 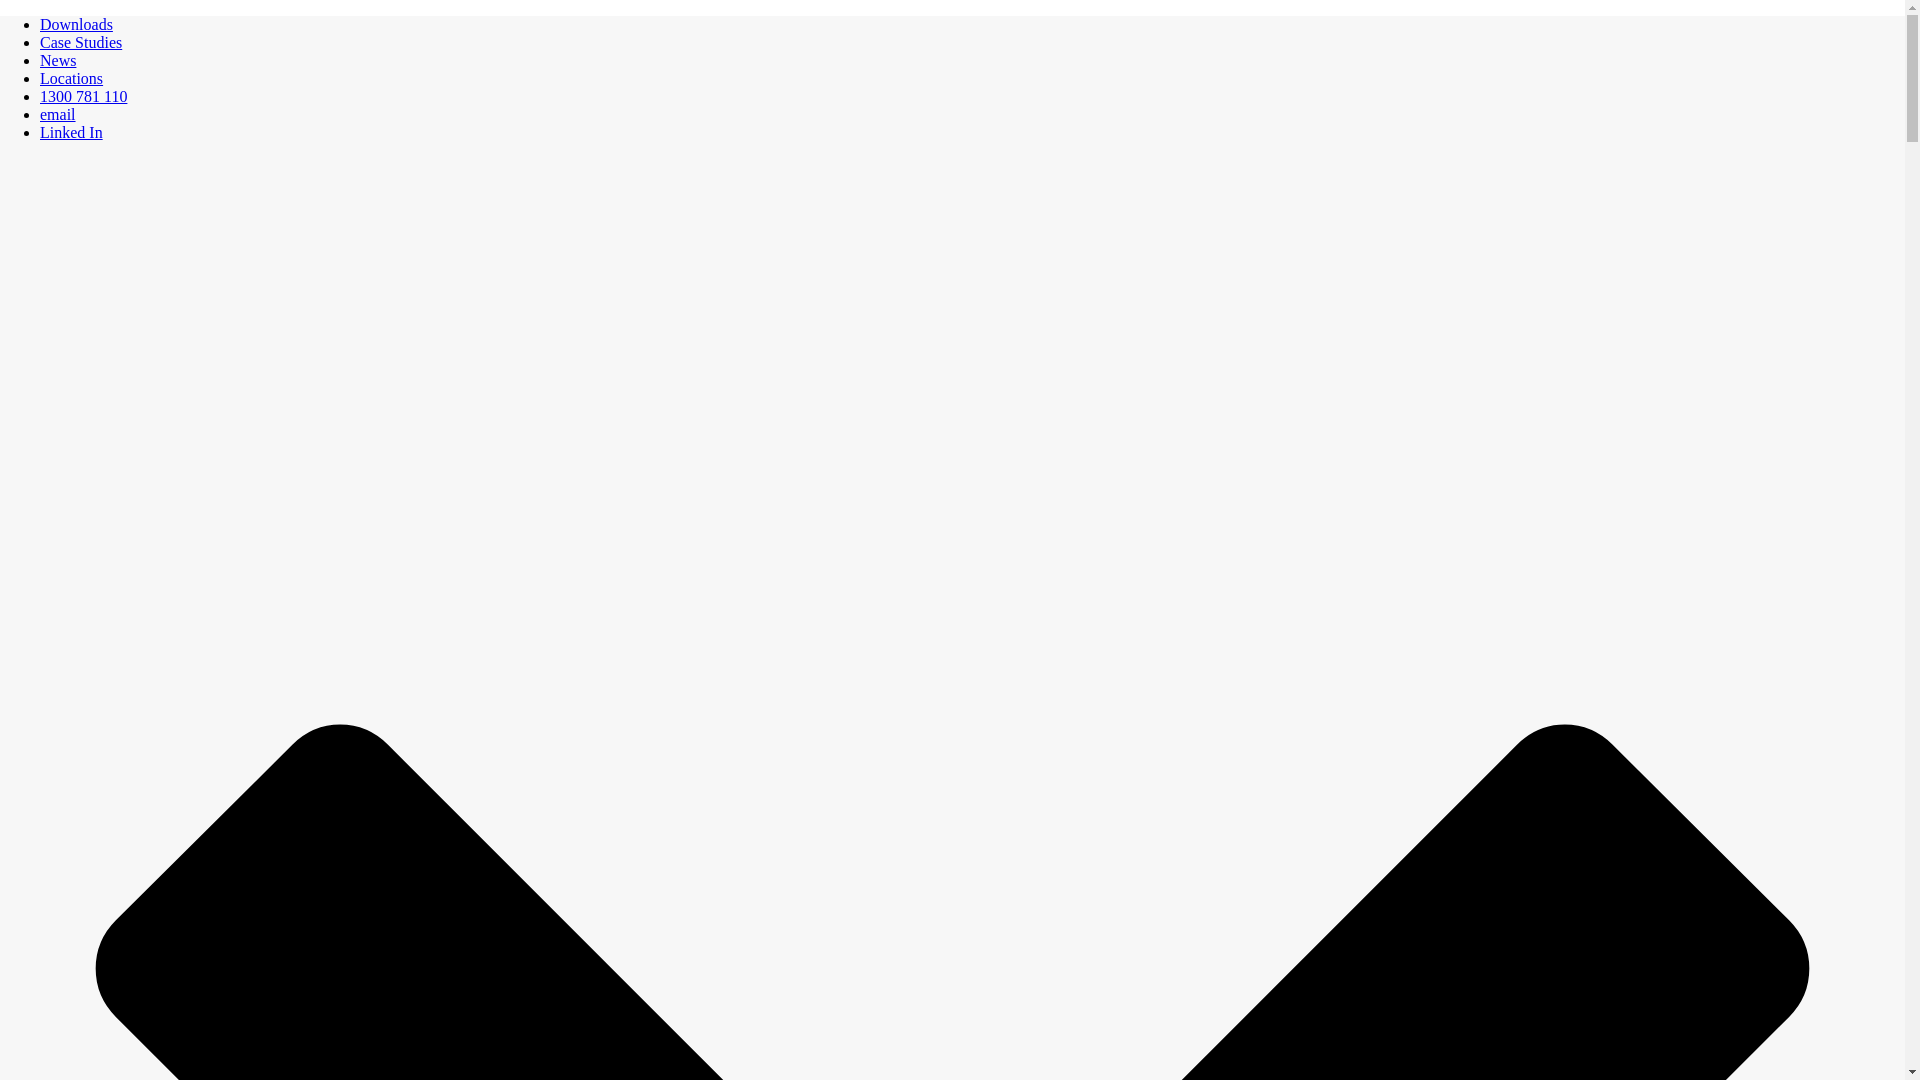 I want to click on 'News', so click(x=57, y=59).